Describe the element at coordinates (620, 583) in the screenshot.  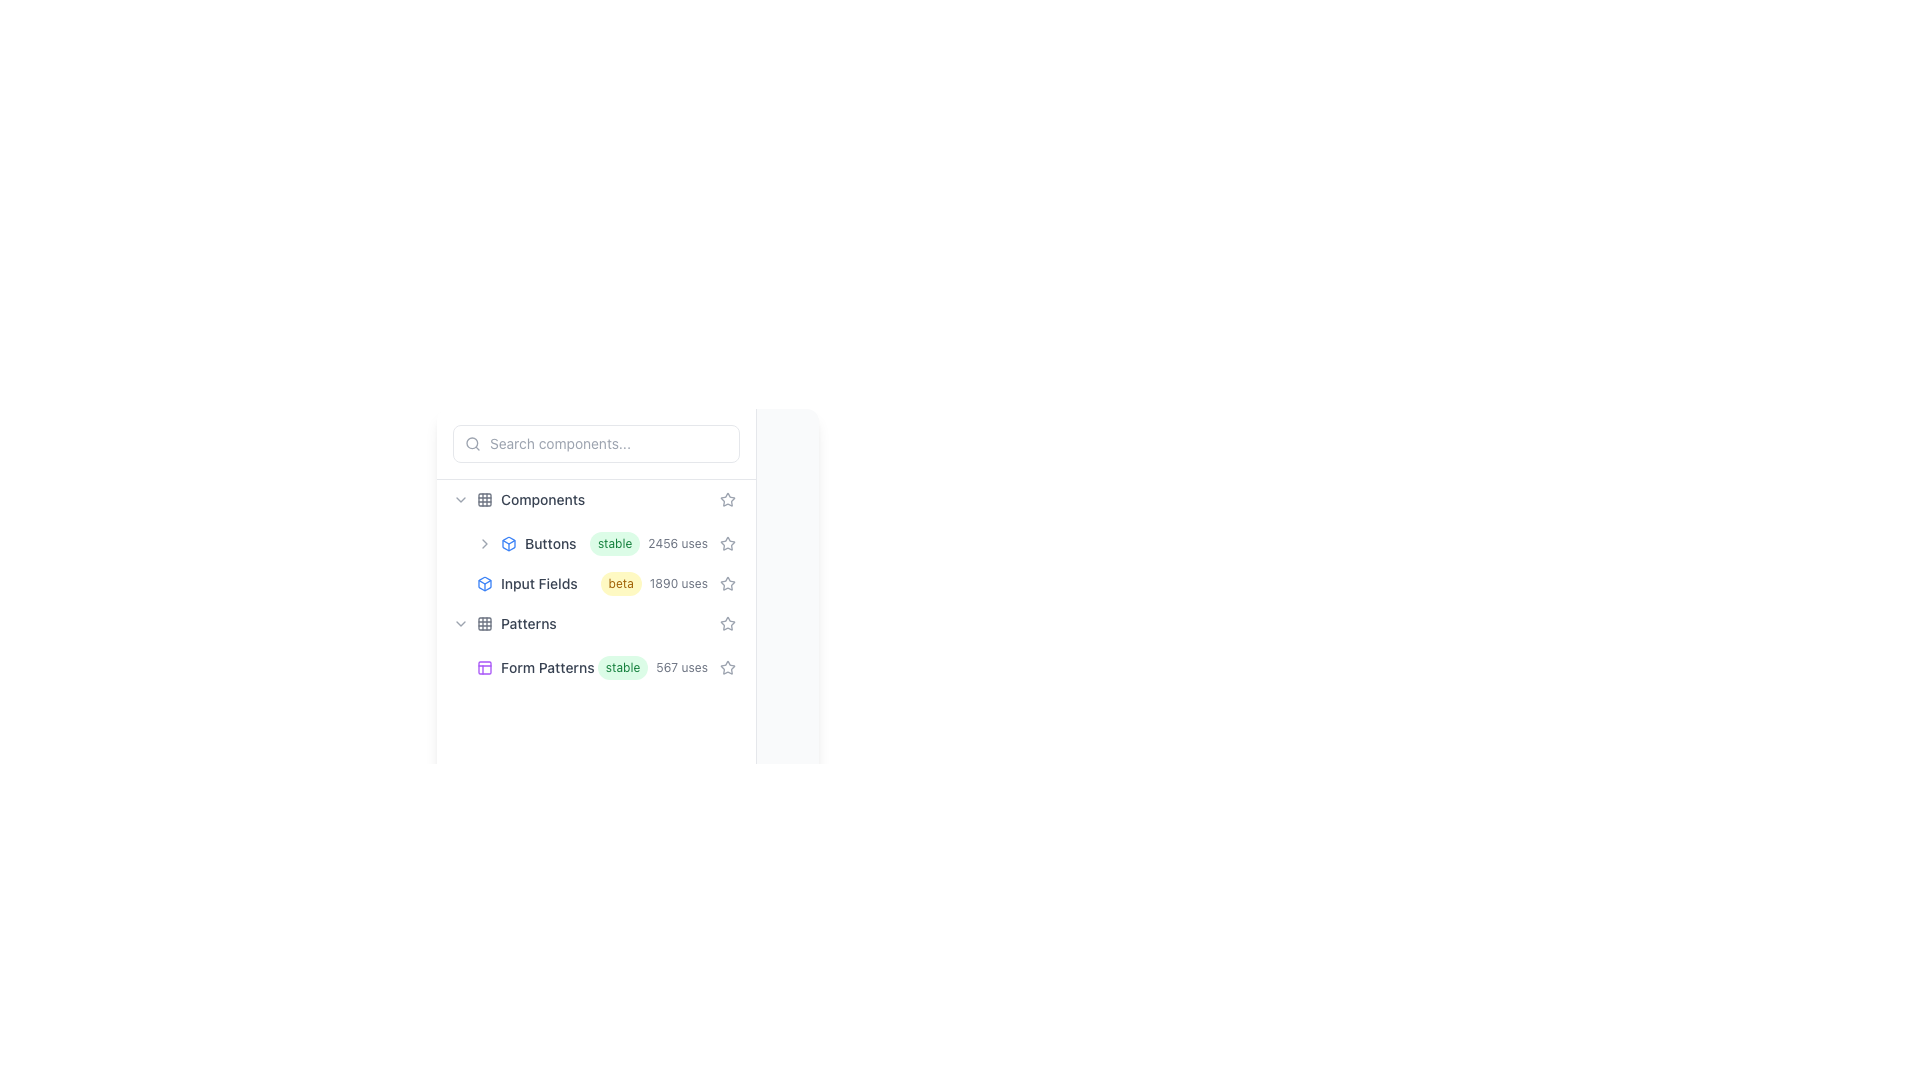
I see `the small rounded rectangular label with the text 'beta', which is located within the 'Input Fields' group, positioned to the right of the 'Input Fields' label and to the left of the '1890 uses' label` at that location.